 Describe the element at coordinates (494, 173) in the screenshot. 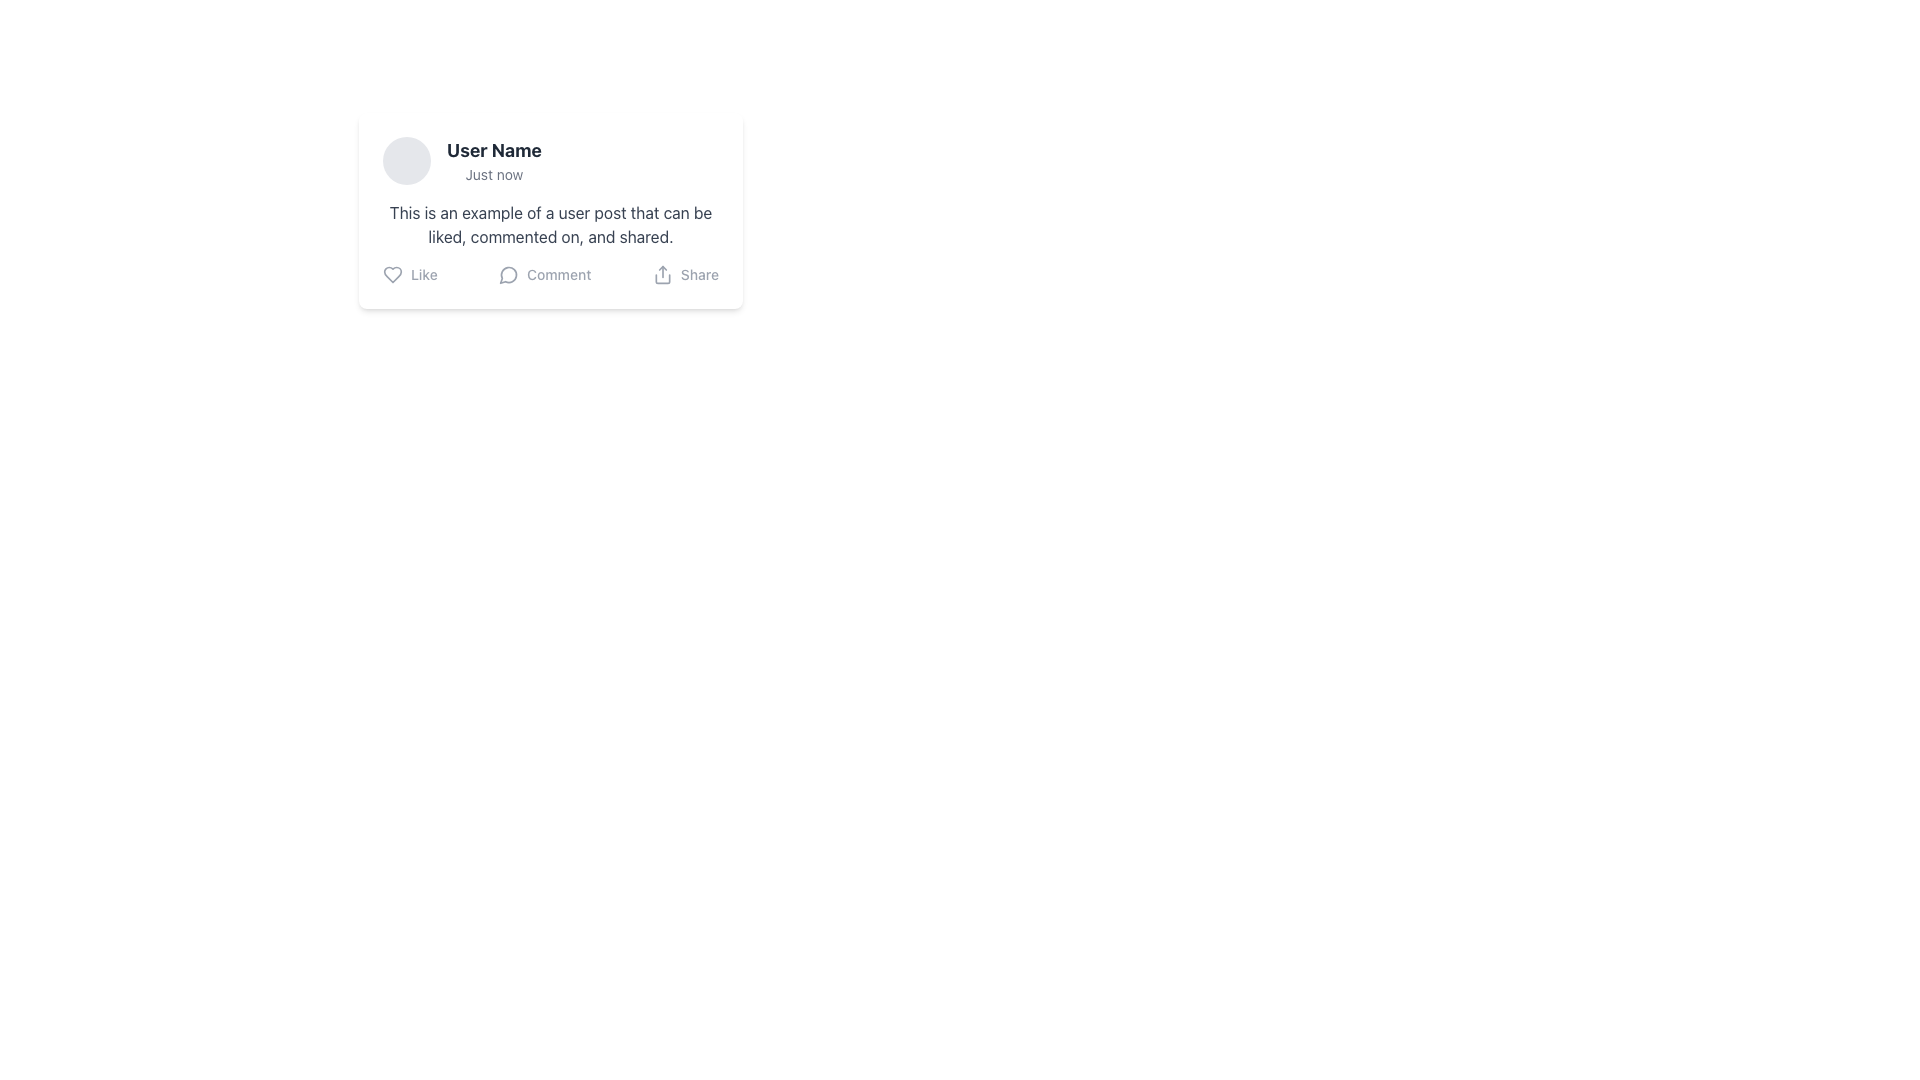

I see `the timestamp text label located directly below the 'User Name' text to trigger any hidden actions` at that location.